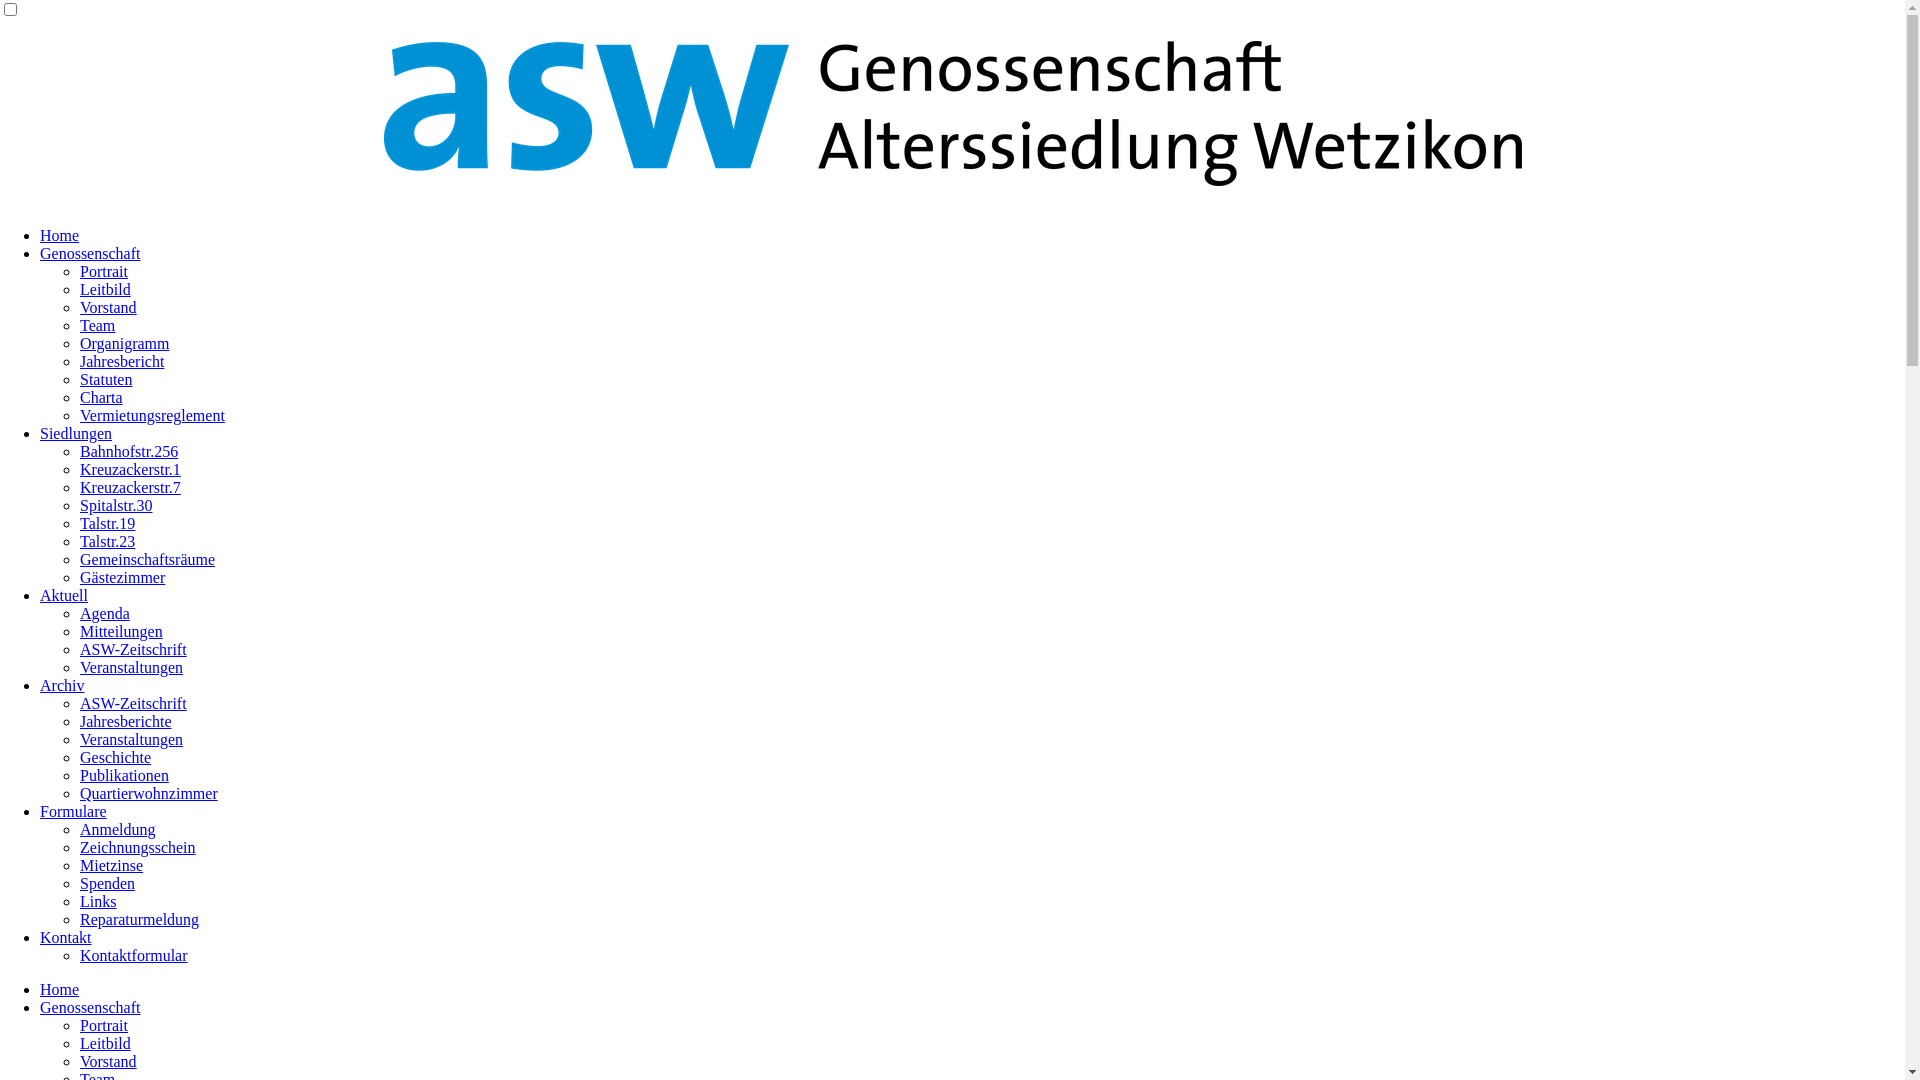 Image resolution: width=1920 pixels, height=1080 pixels. What do you see at coordinates (103, 1025) in the screenshot?
I see `'Portrait'` at bounding box center [103, 1025].